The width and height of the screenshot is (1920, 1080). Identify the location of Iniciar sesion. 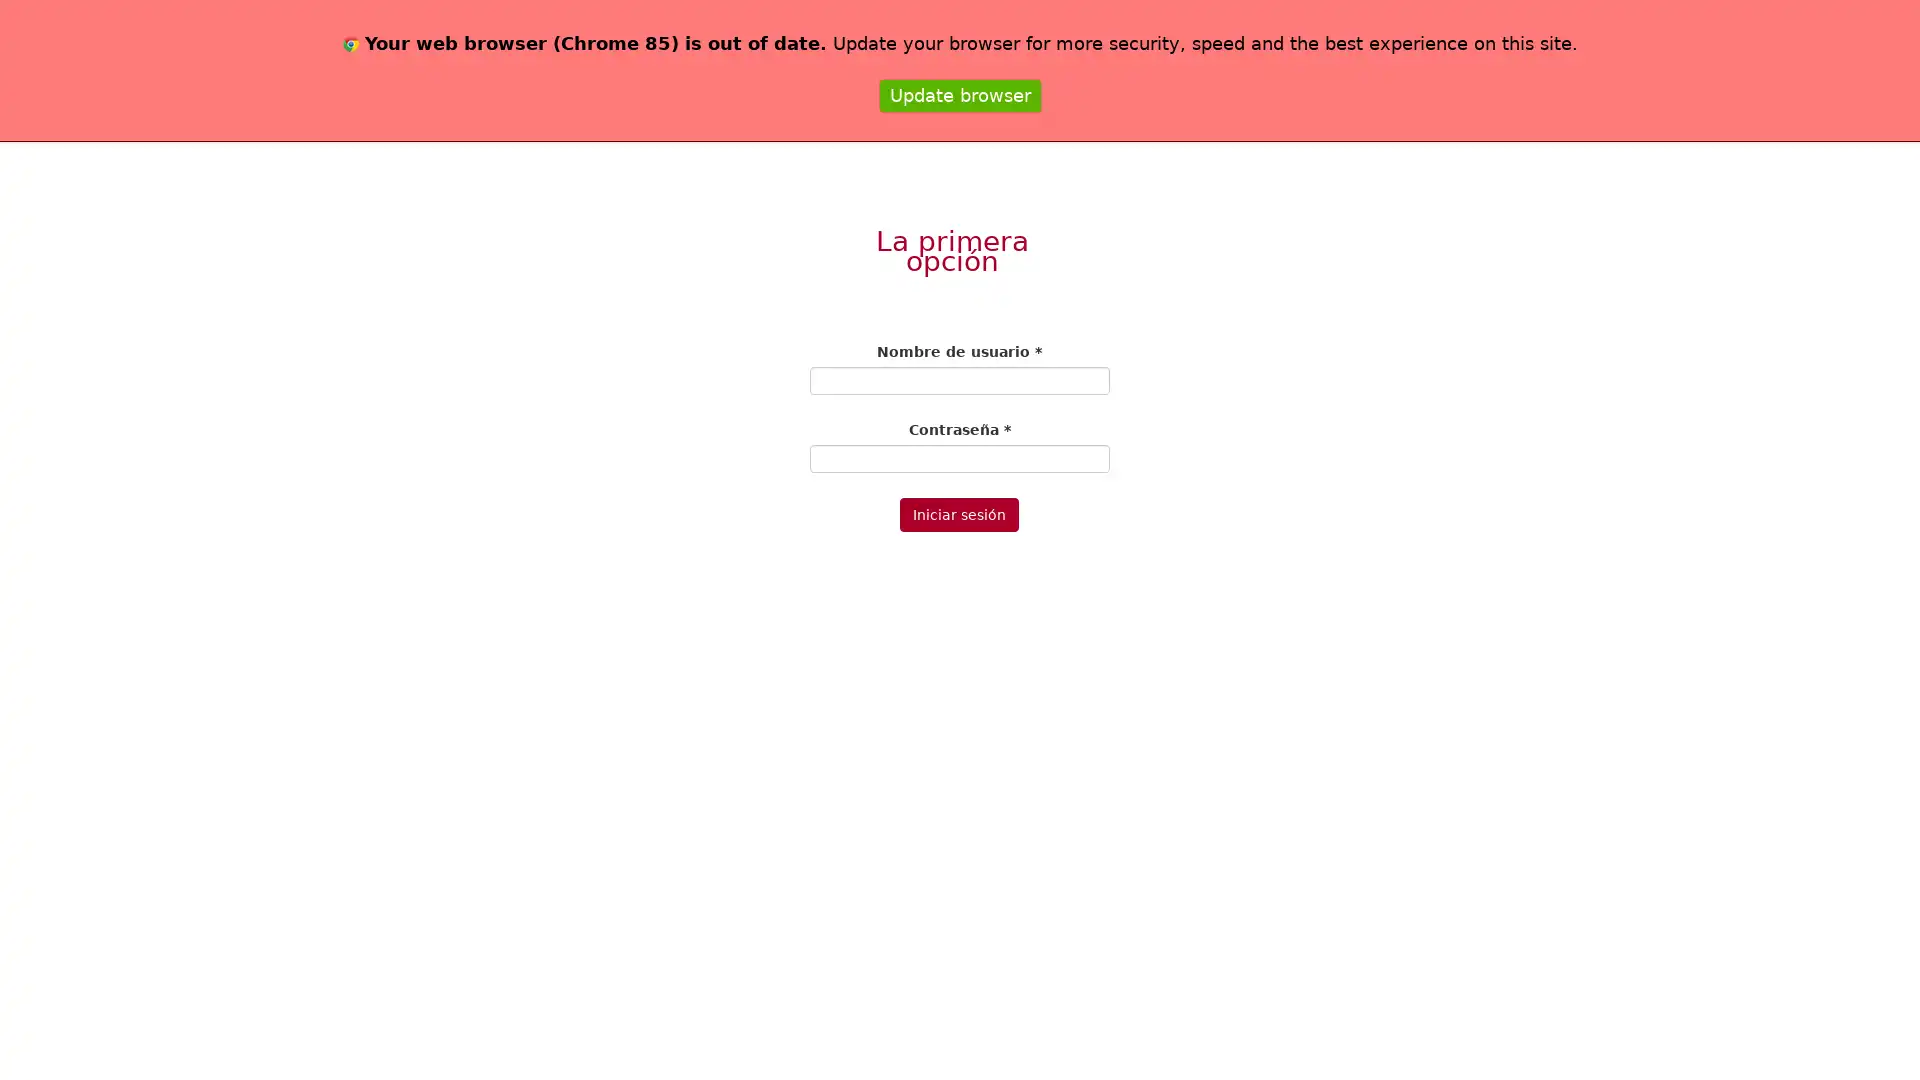
(958, 514).